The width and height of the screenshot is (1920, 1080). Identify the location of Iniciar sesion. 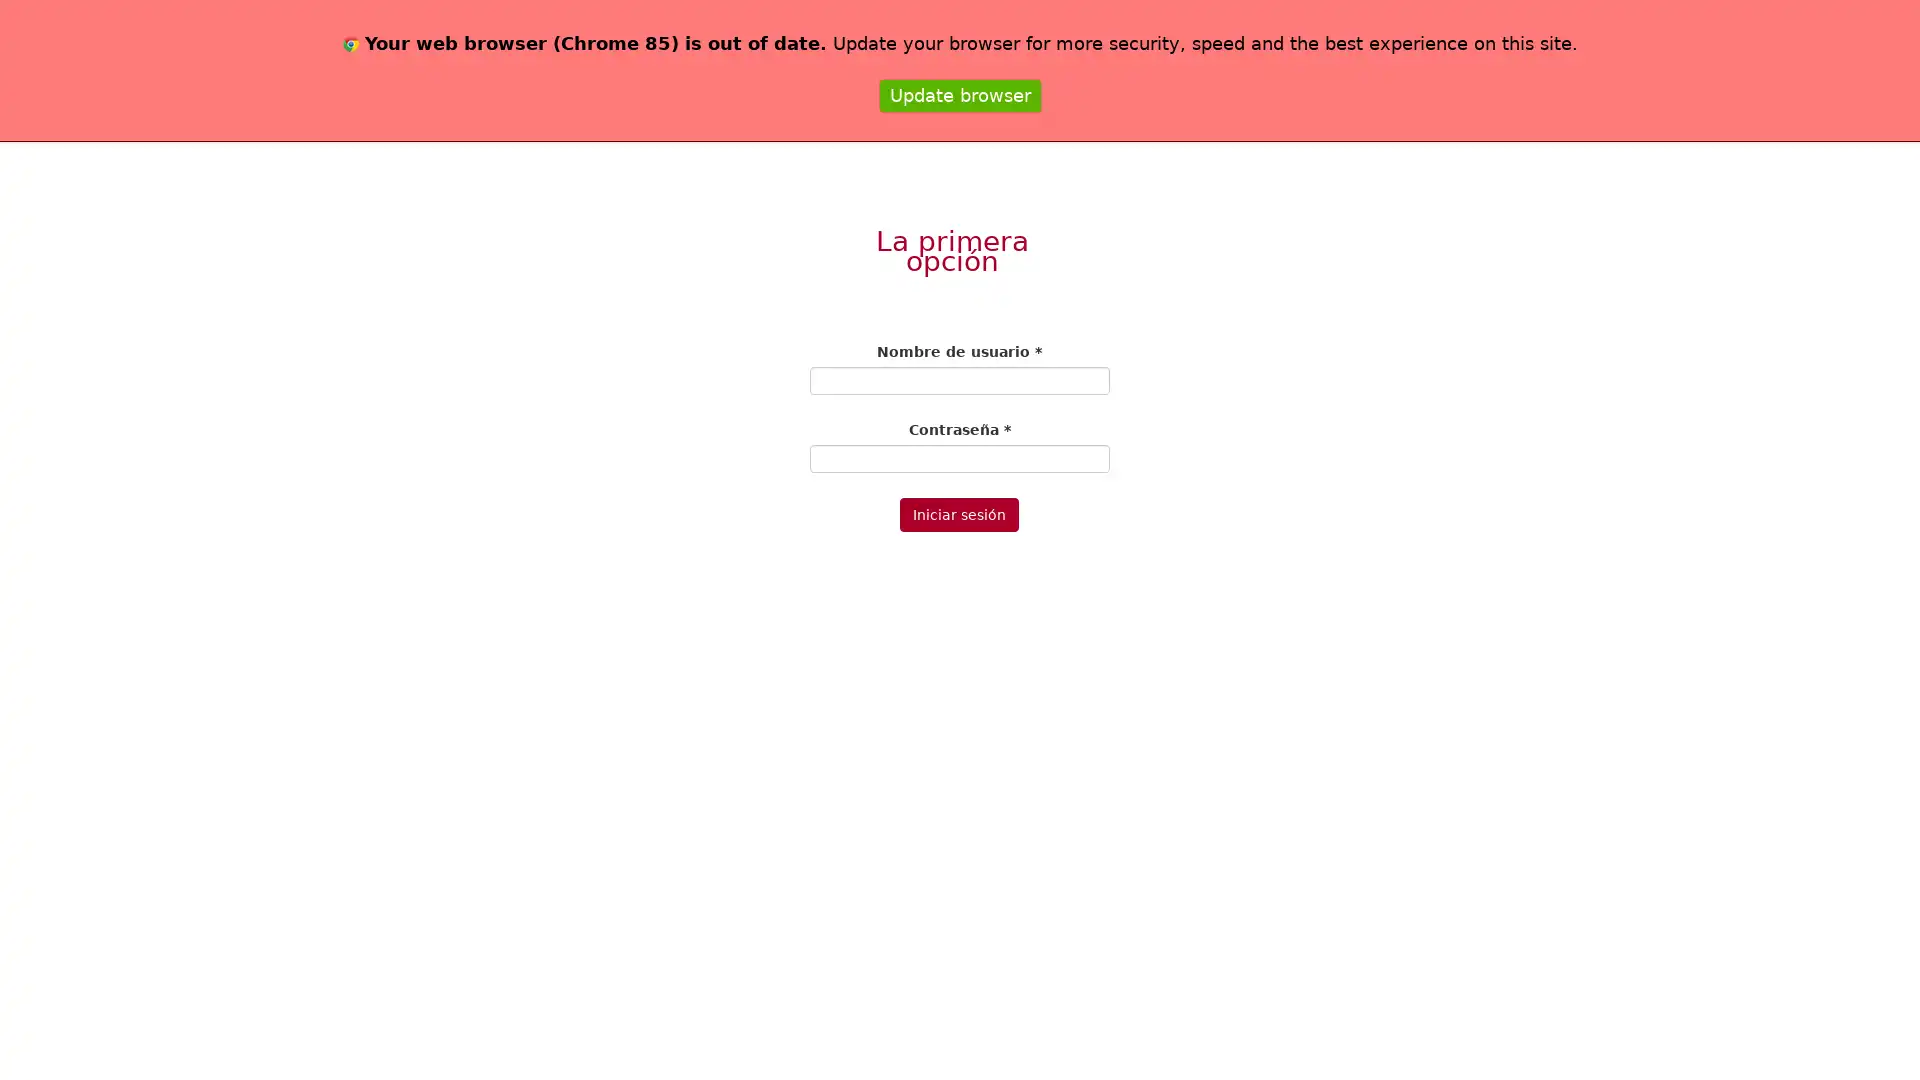
(958, 514).